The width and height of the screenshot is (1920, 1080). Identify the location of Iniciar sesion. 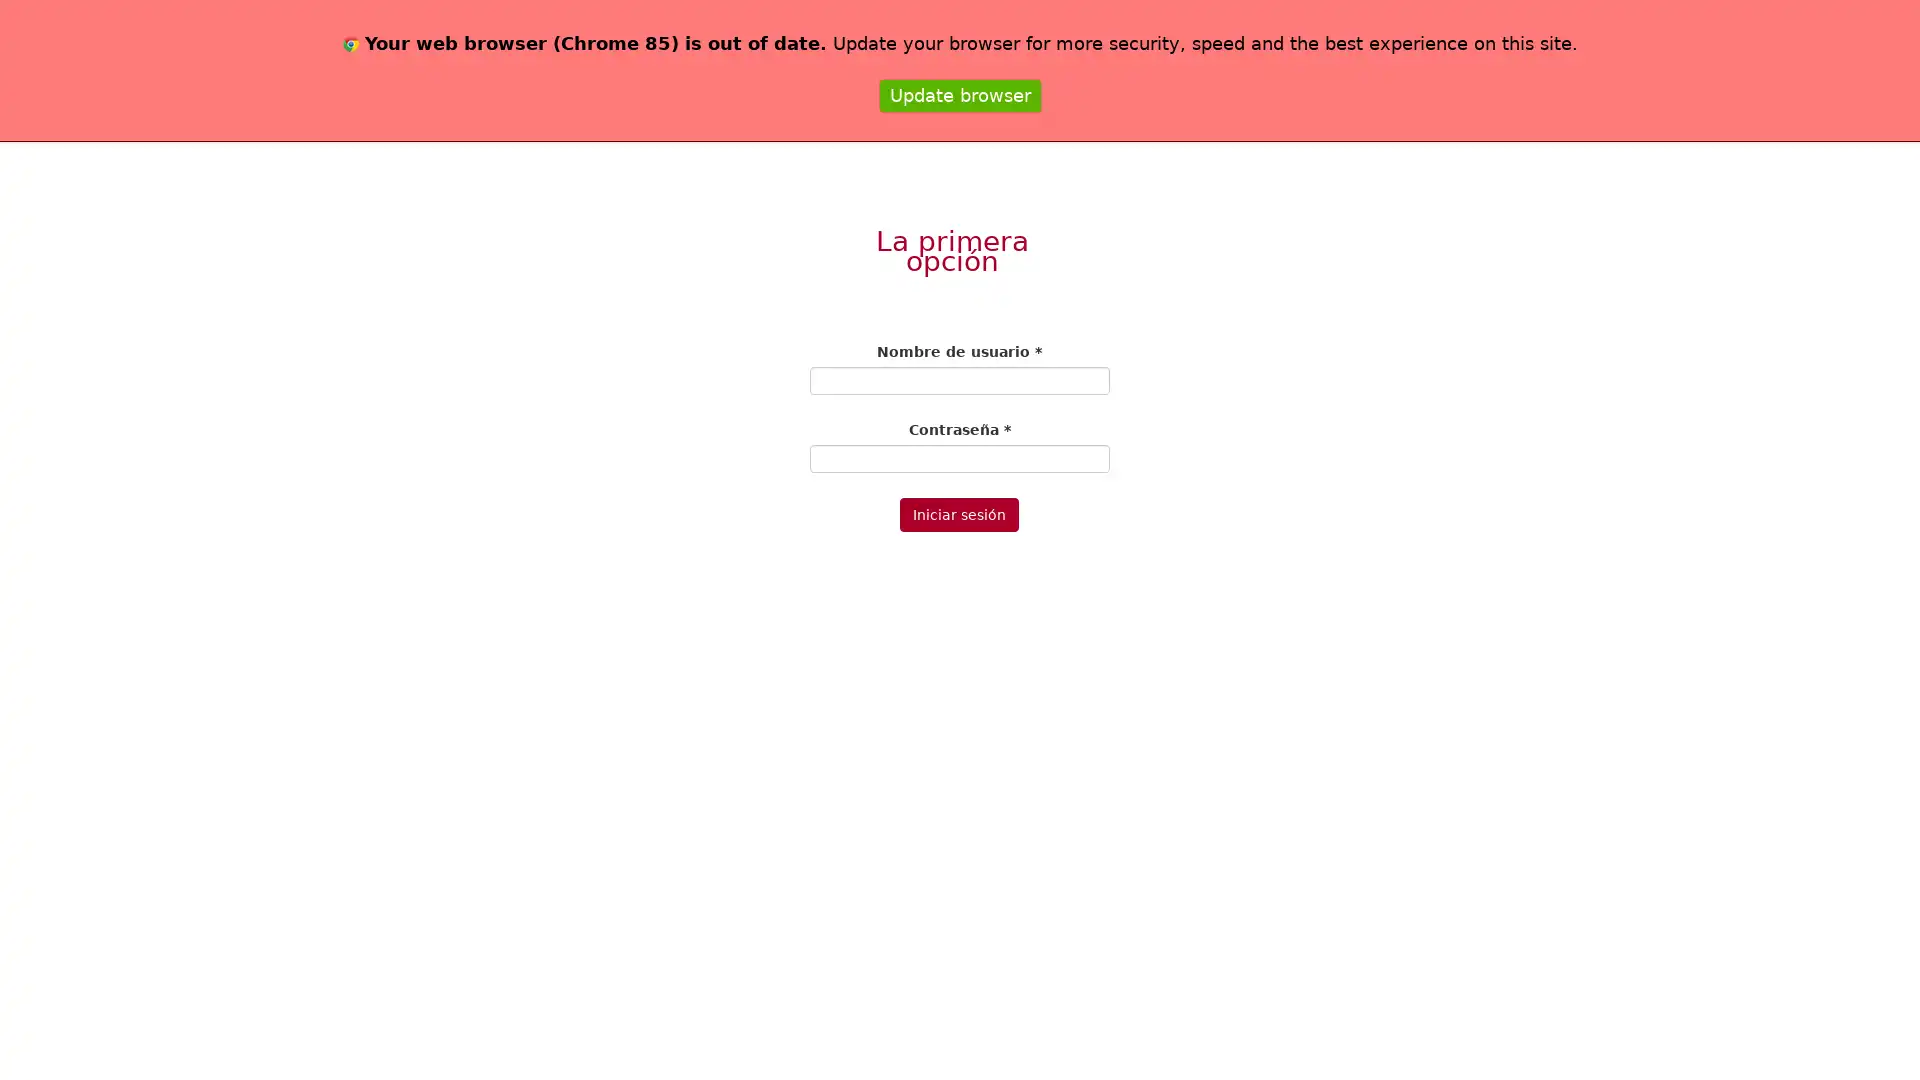
(958, 514).